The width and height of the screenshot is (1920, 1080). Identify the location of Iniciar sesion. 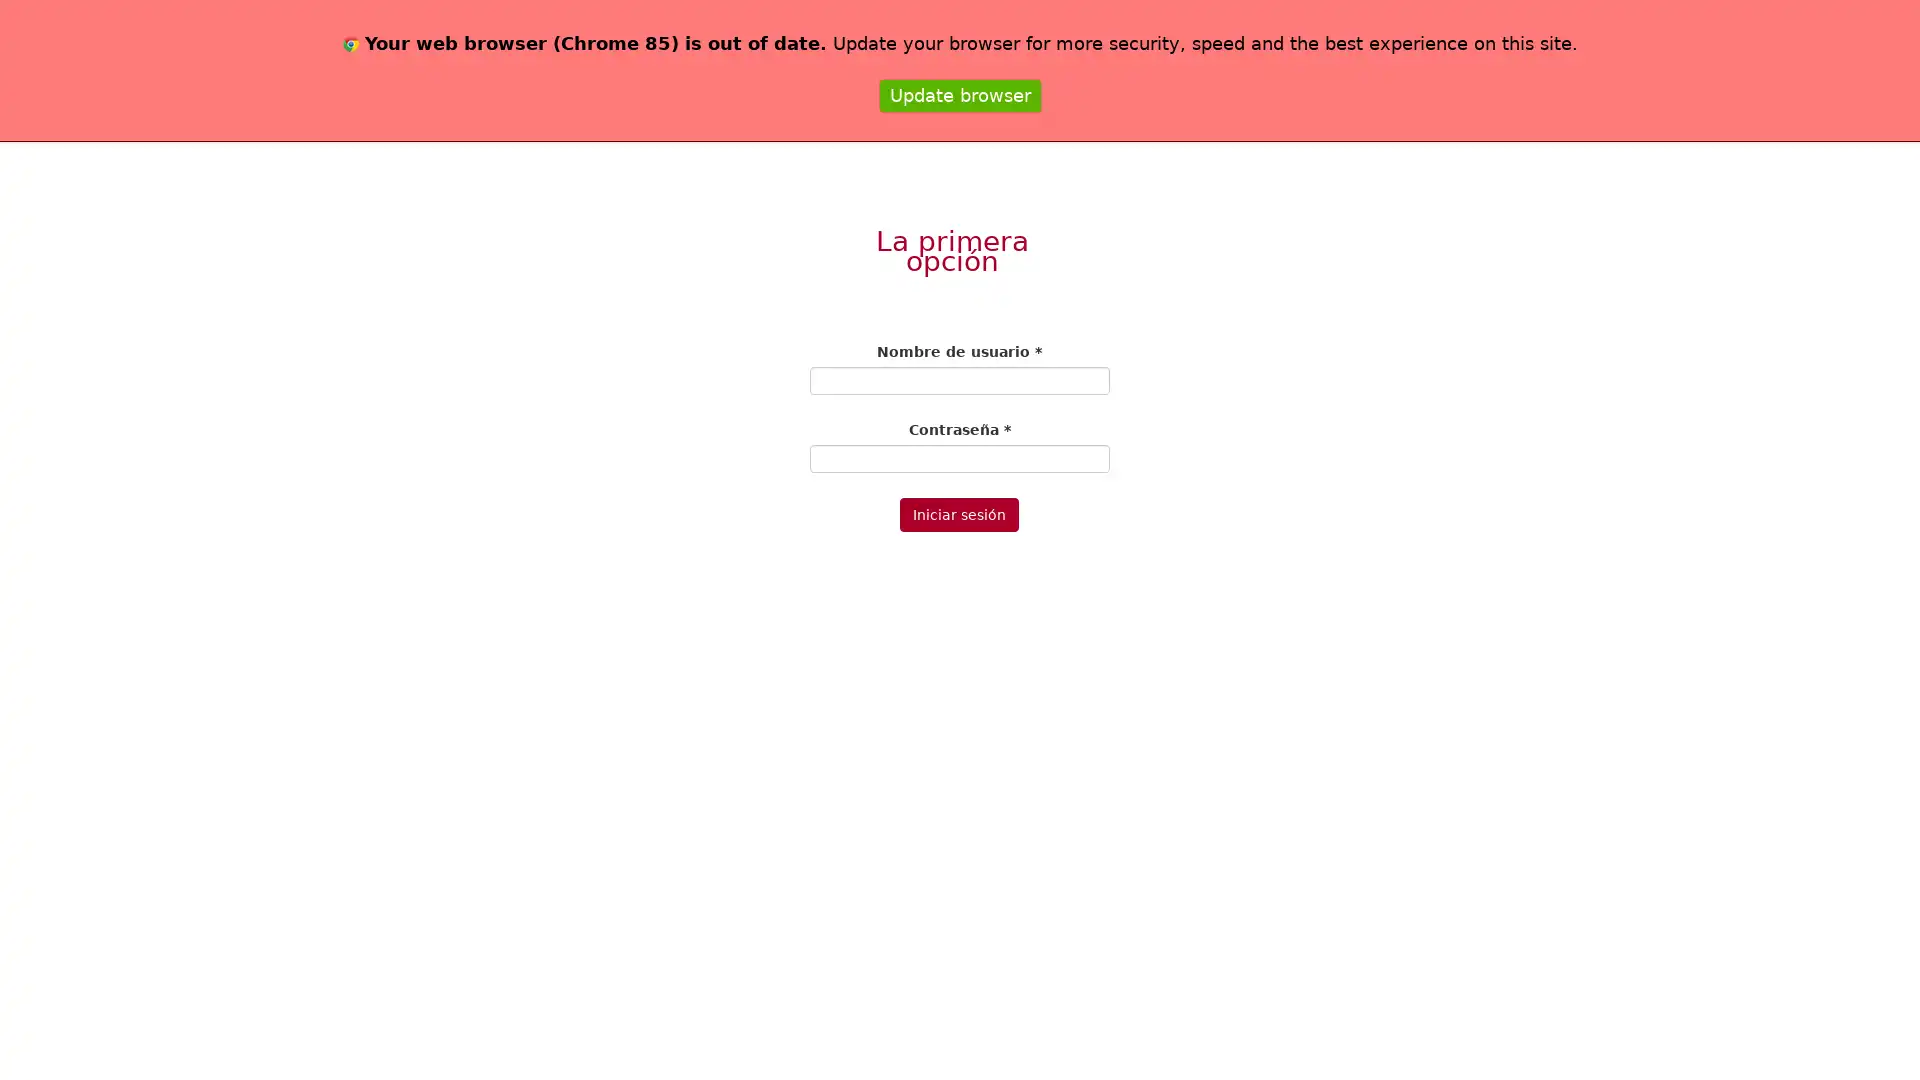
(958, 514).